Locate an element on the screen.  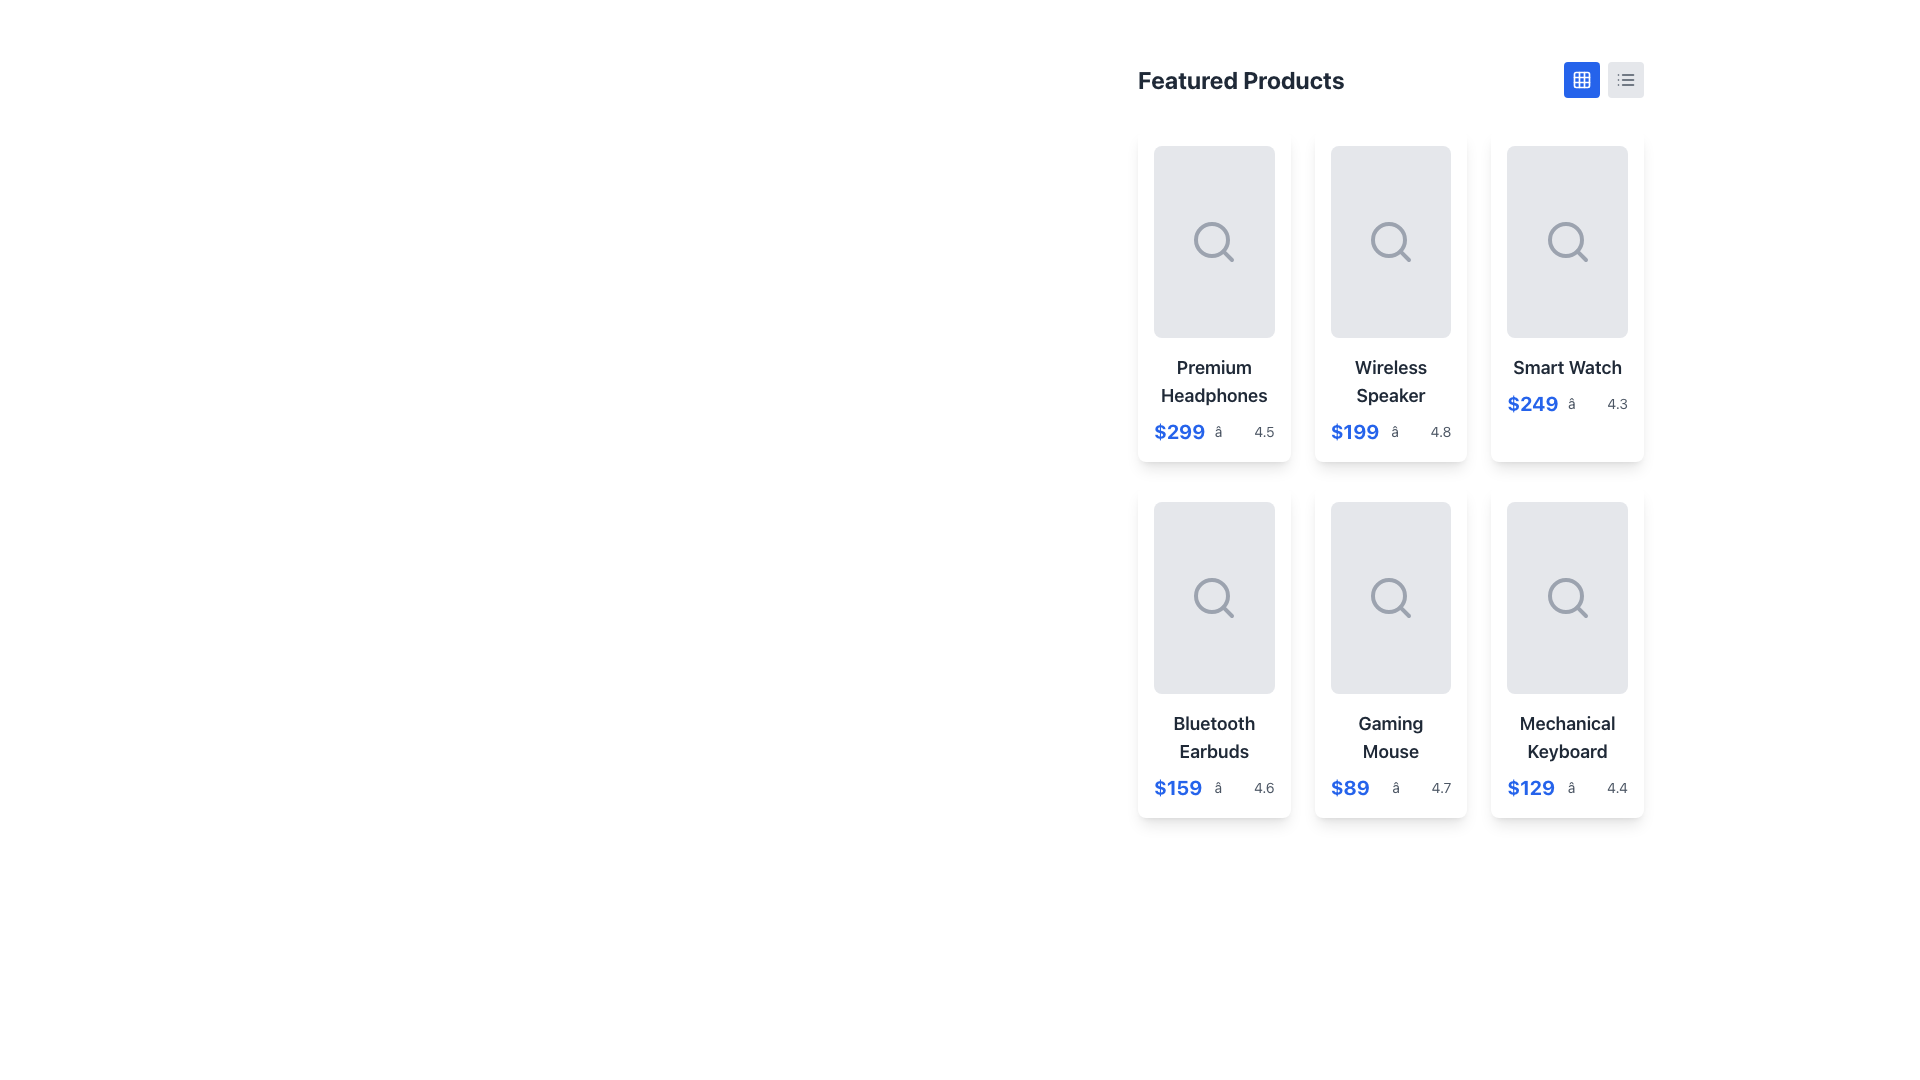
the search icon located in the second row and second column of the grid, which is positioned above the label 'Gaming Mouse' is located at coordinates (1390, 596).